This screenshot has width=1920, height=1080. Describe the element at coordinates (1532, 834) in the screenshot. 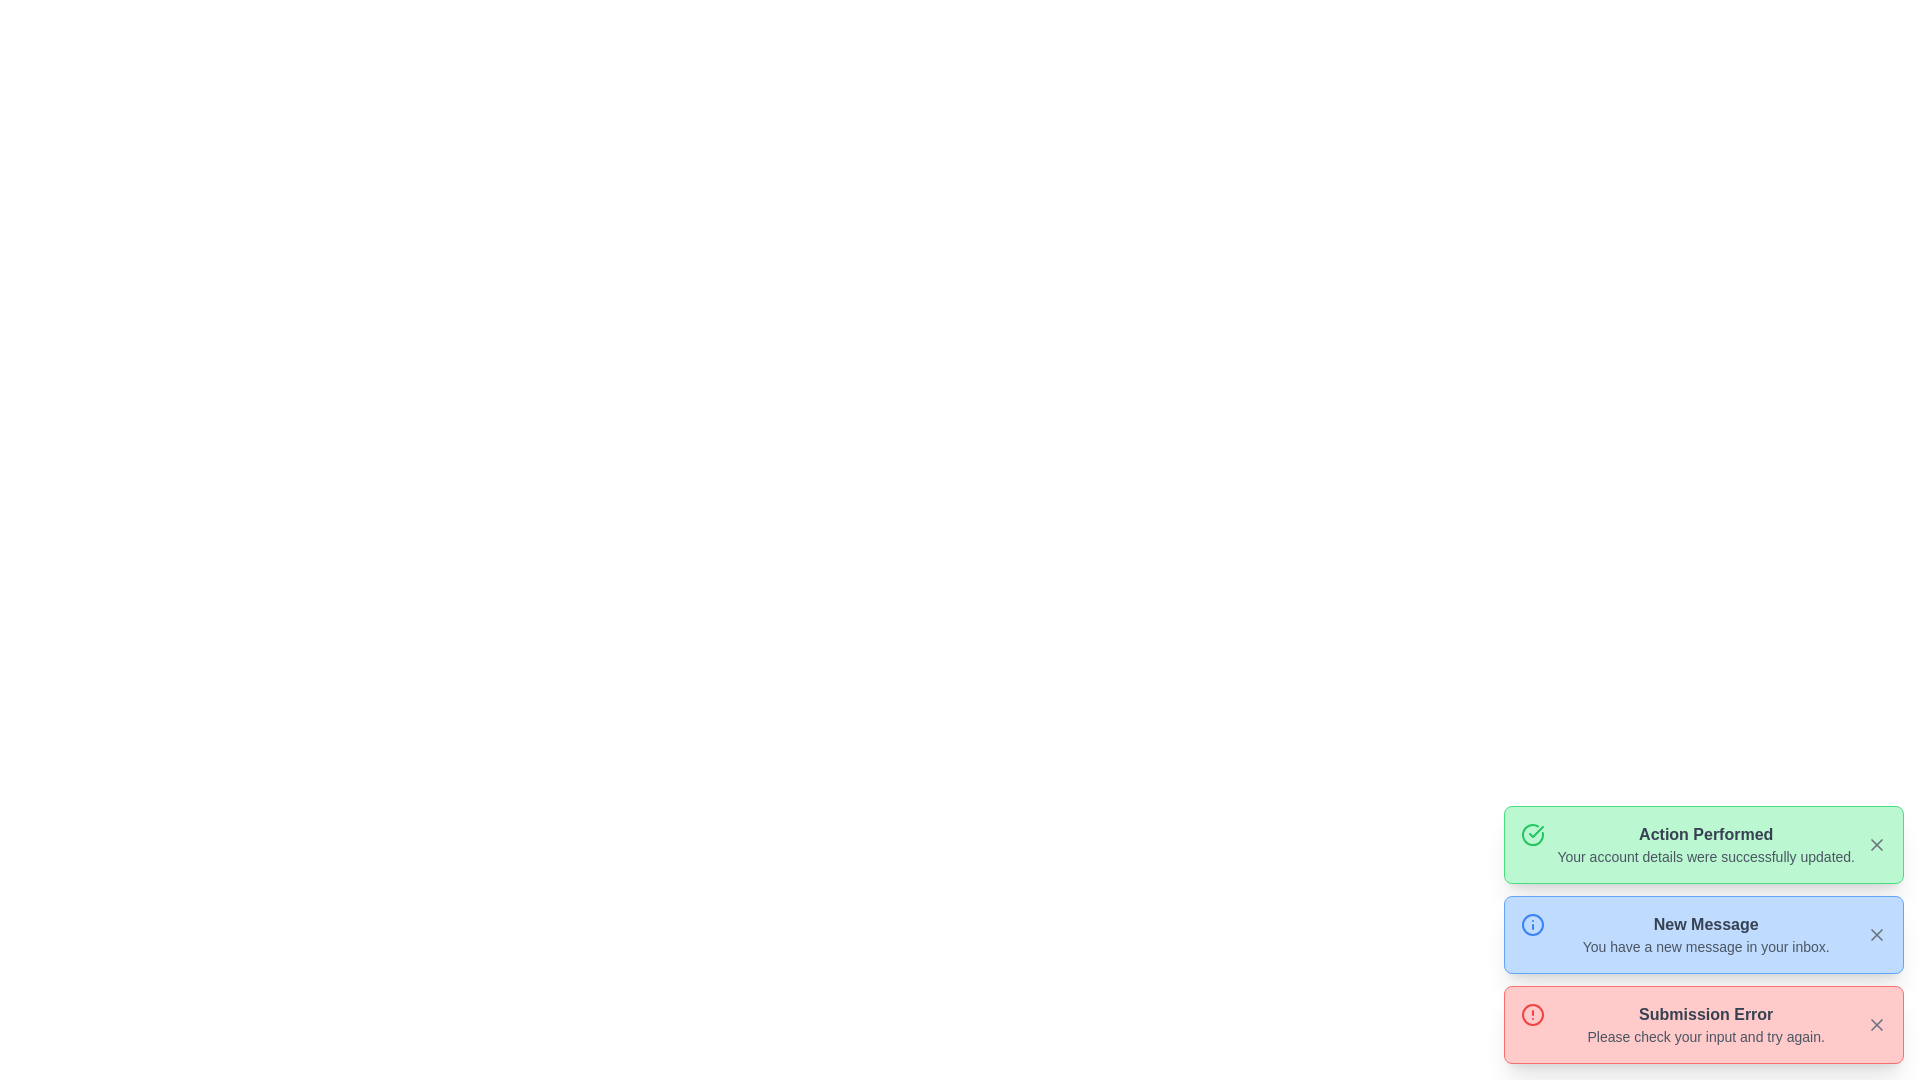

I see `the success icon located near the top-left corner of the green notification box labeled 'Action Performed' to provide visual confirmation of the action's success` at that location.